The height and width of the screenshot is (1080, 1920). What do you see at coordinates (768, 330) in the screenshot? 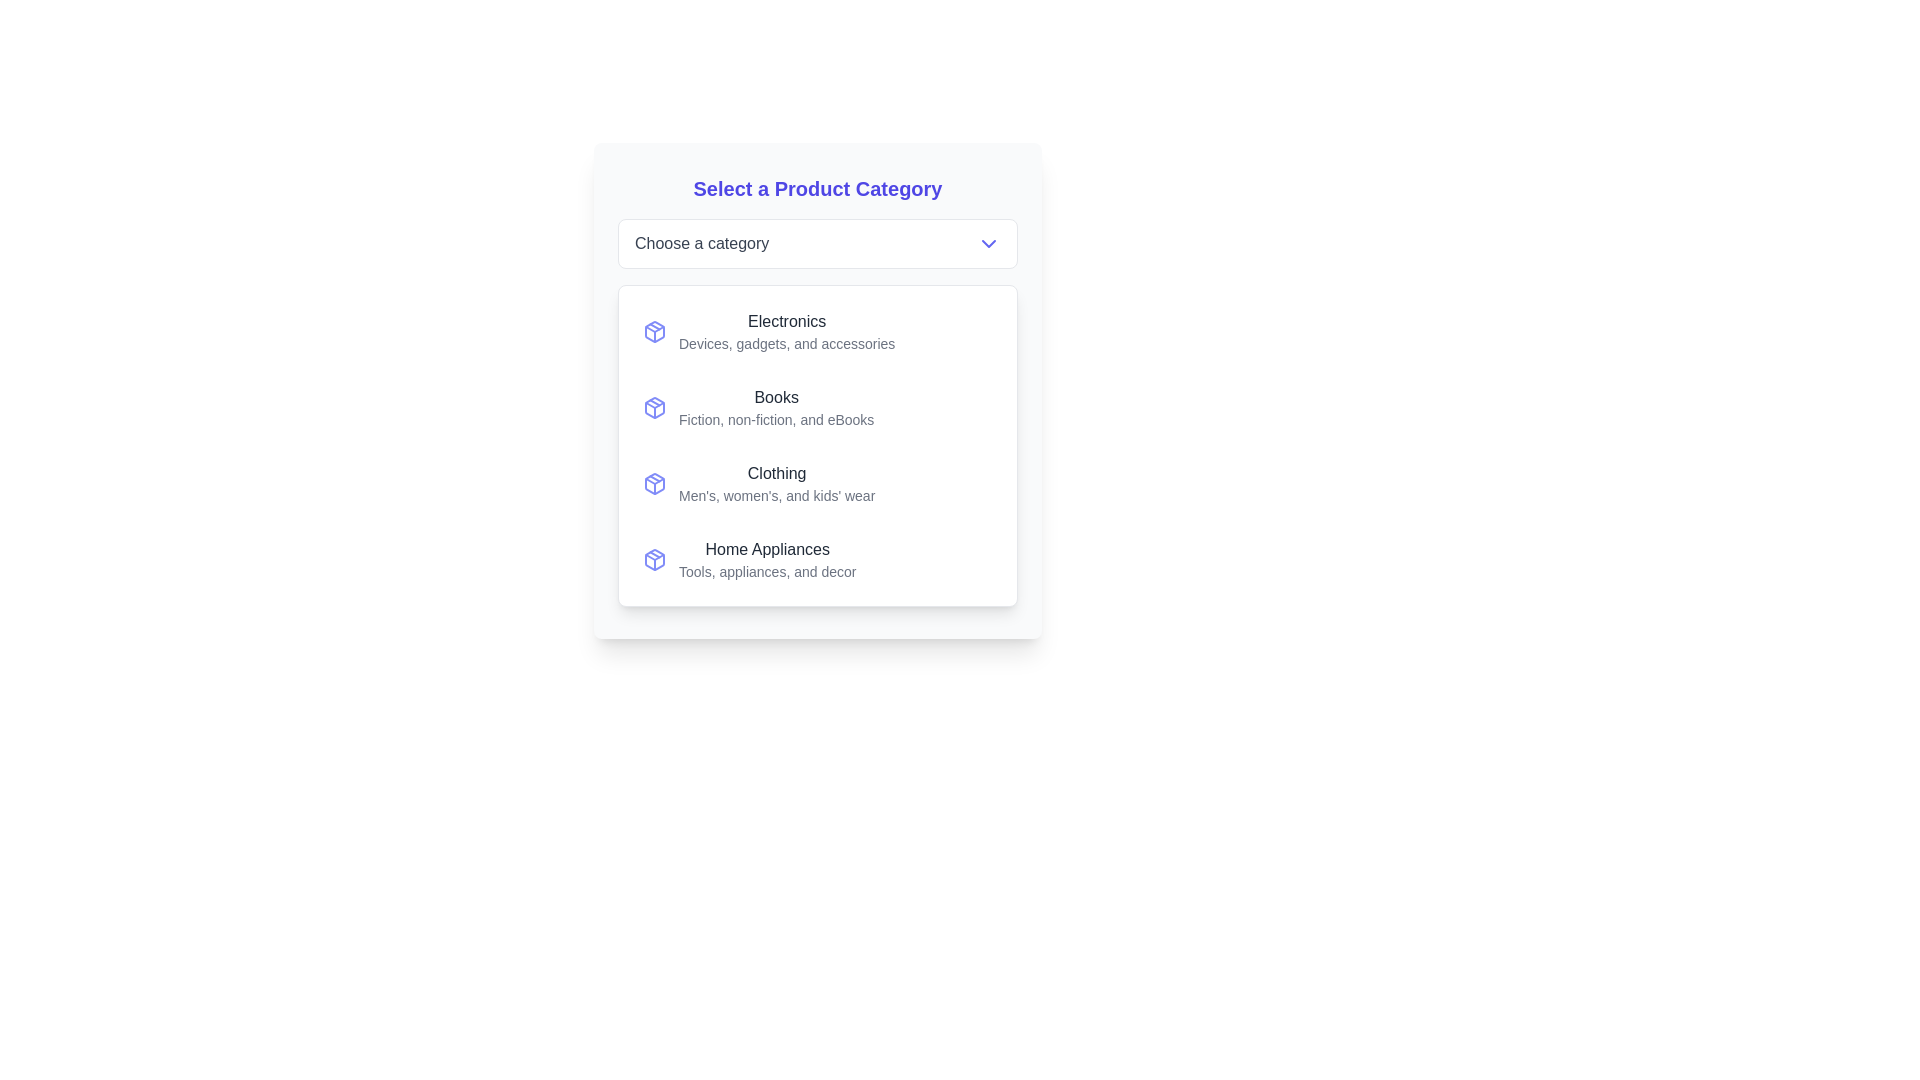
I see `the 'Electronics' category list entry using keyboard navigation` at bounding box center [768, 330].